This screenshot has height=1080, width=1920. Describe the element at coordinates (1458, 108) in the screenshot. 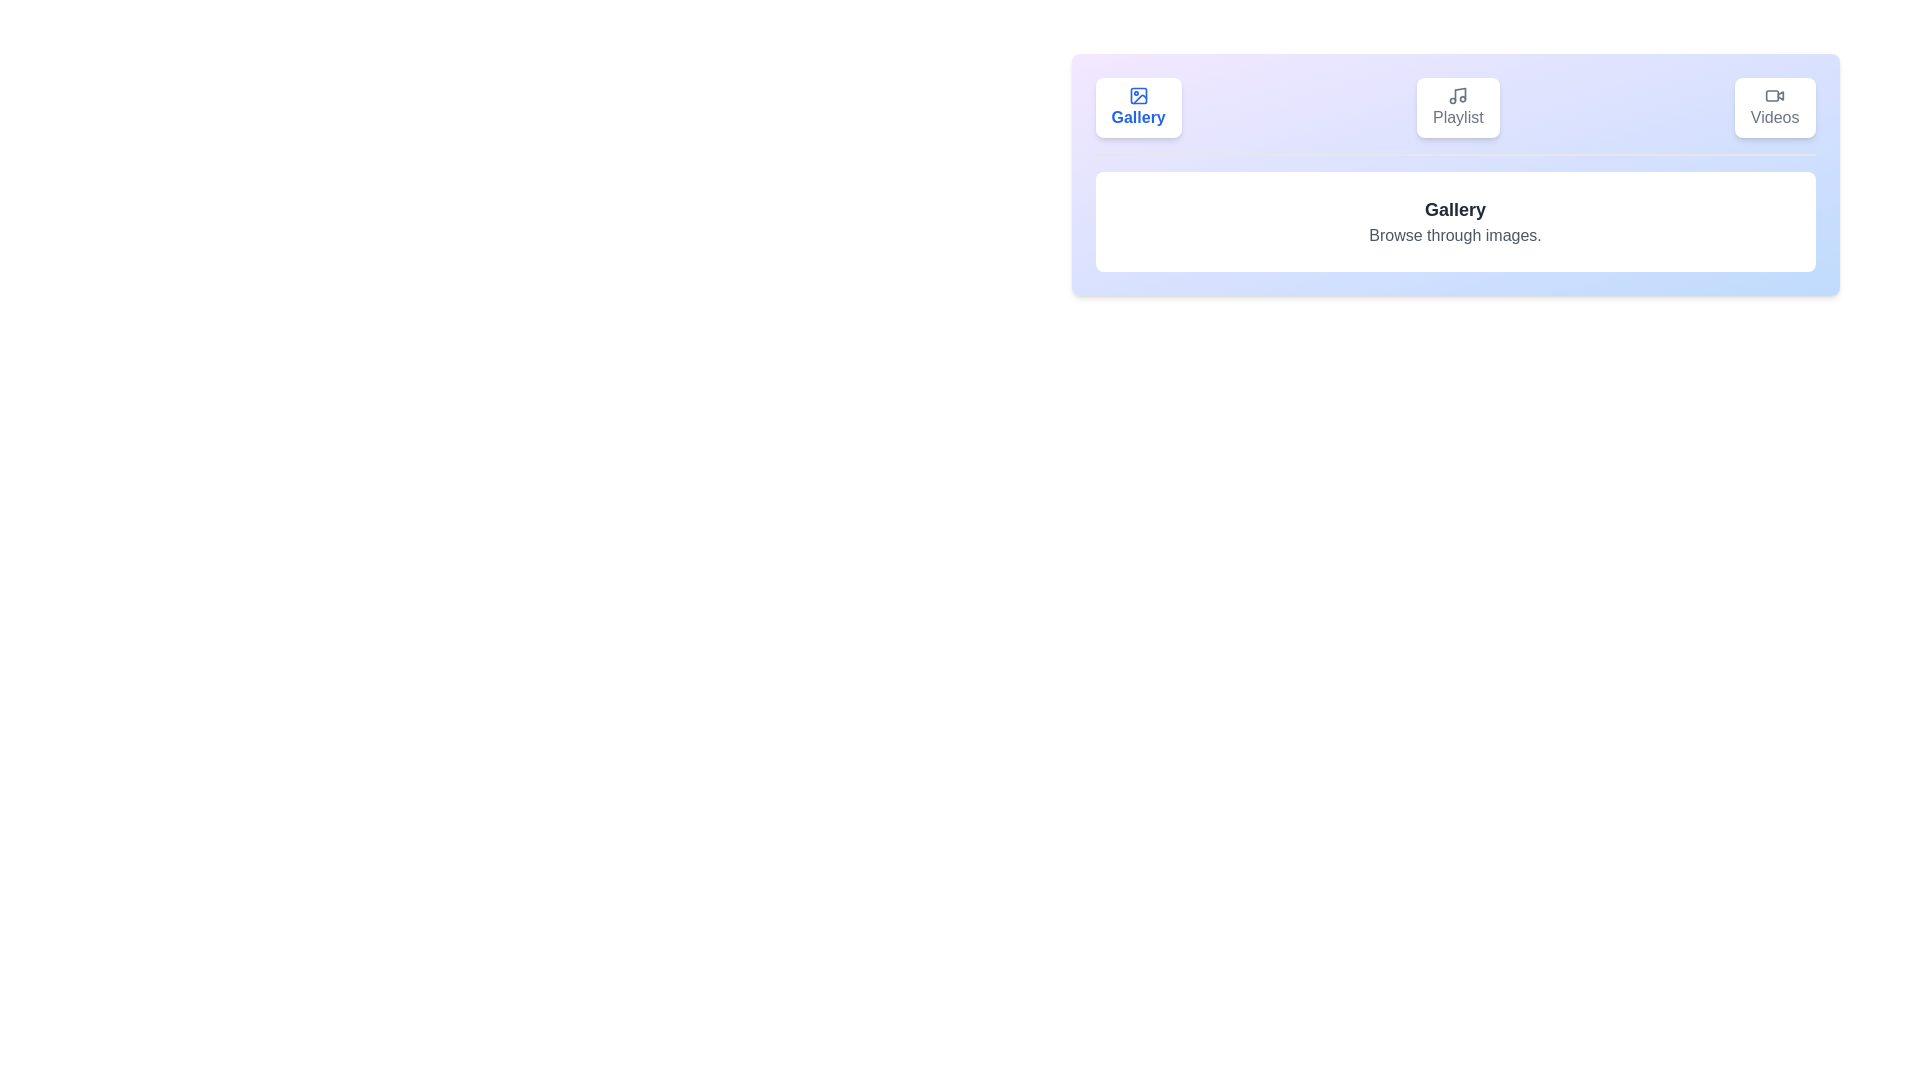

I see `the Playlist button to observe its hover effect` at that location.